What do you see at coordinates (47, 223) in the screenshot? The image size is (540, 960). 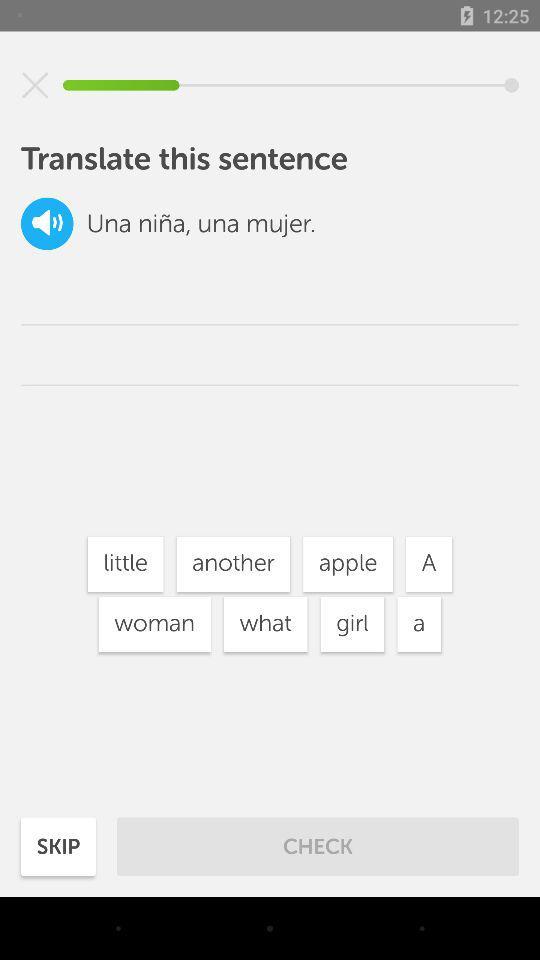 I see `the item below translate this sentence icon` at bounding box center [47, 223].